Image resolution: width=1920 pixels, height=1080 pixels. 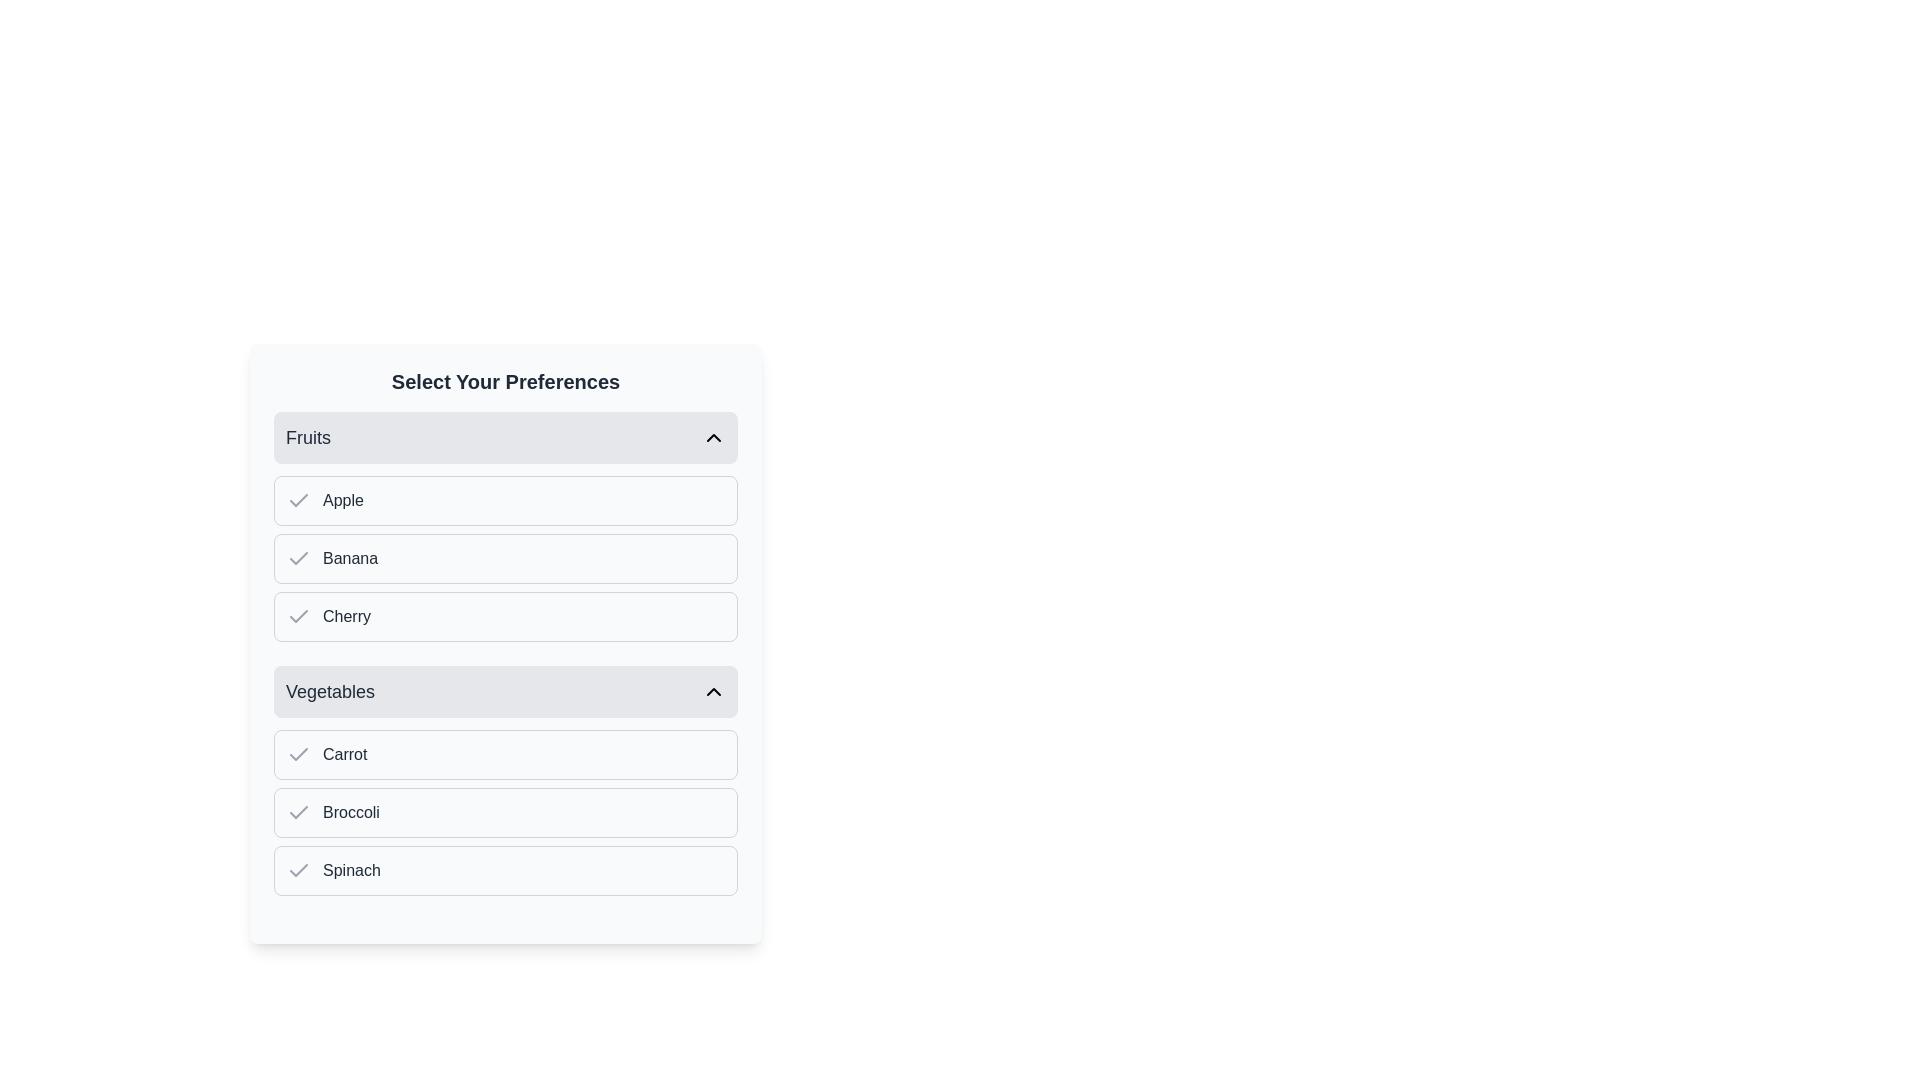 What do you see at coordinates (297, 753) in the screenshot?
I see `the selection status of the checkmark icon corresponding to the item 'Cherry' in the Fruits section of the list` at bounding box center [297, 753].